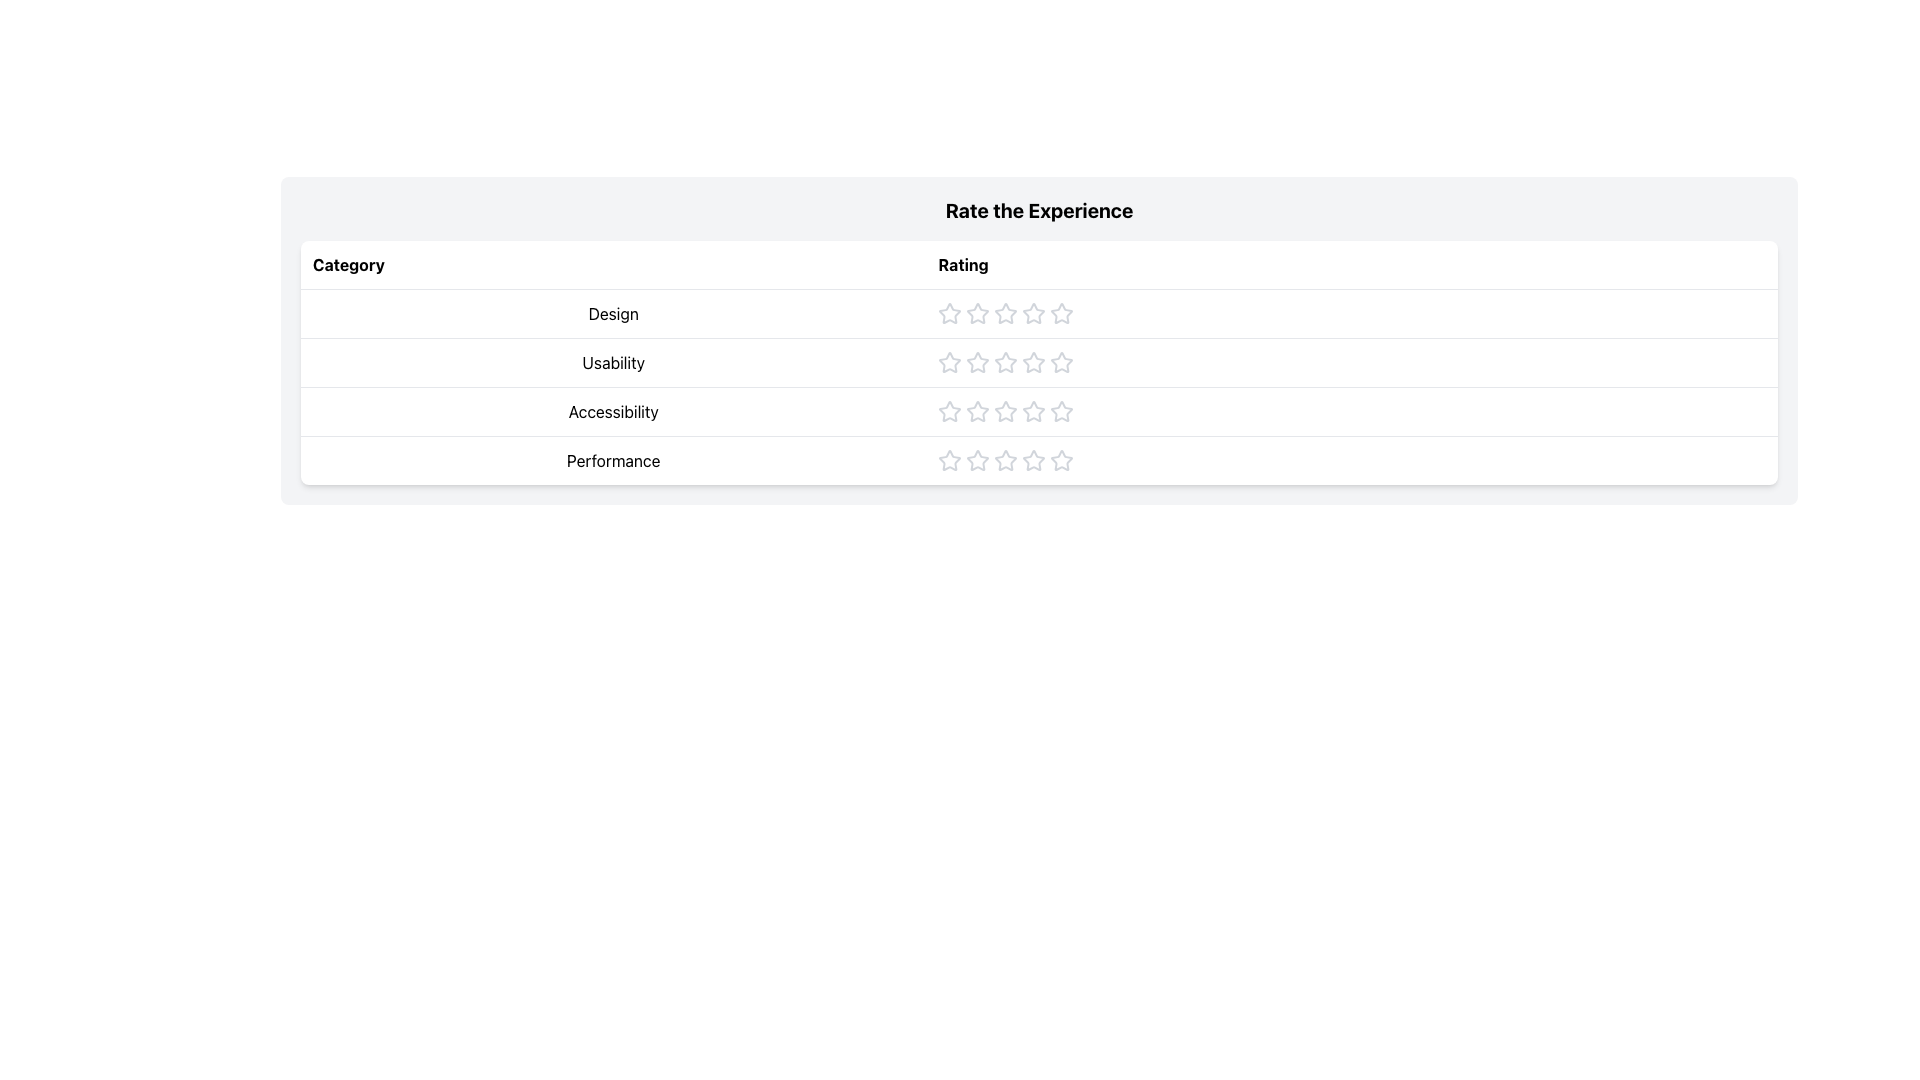 The image size is (1920, 1080). What do you see at coordinates (1006, 313) in the screenshot?
I see `the second star icon in the rating bar for rating, indicating an inactive state` at bounding box center [1006, 313].